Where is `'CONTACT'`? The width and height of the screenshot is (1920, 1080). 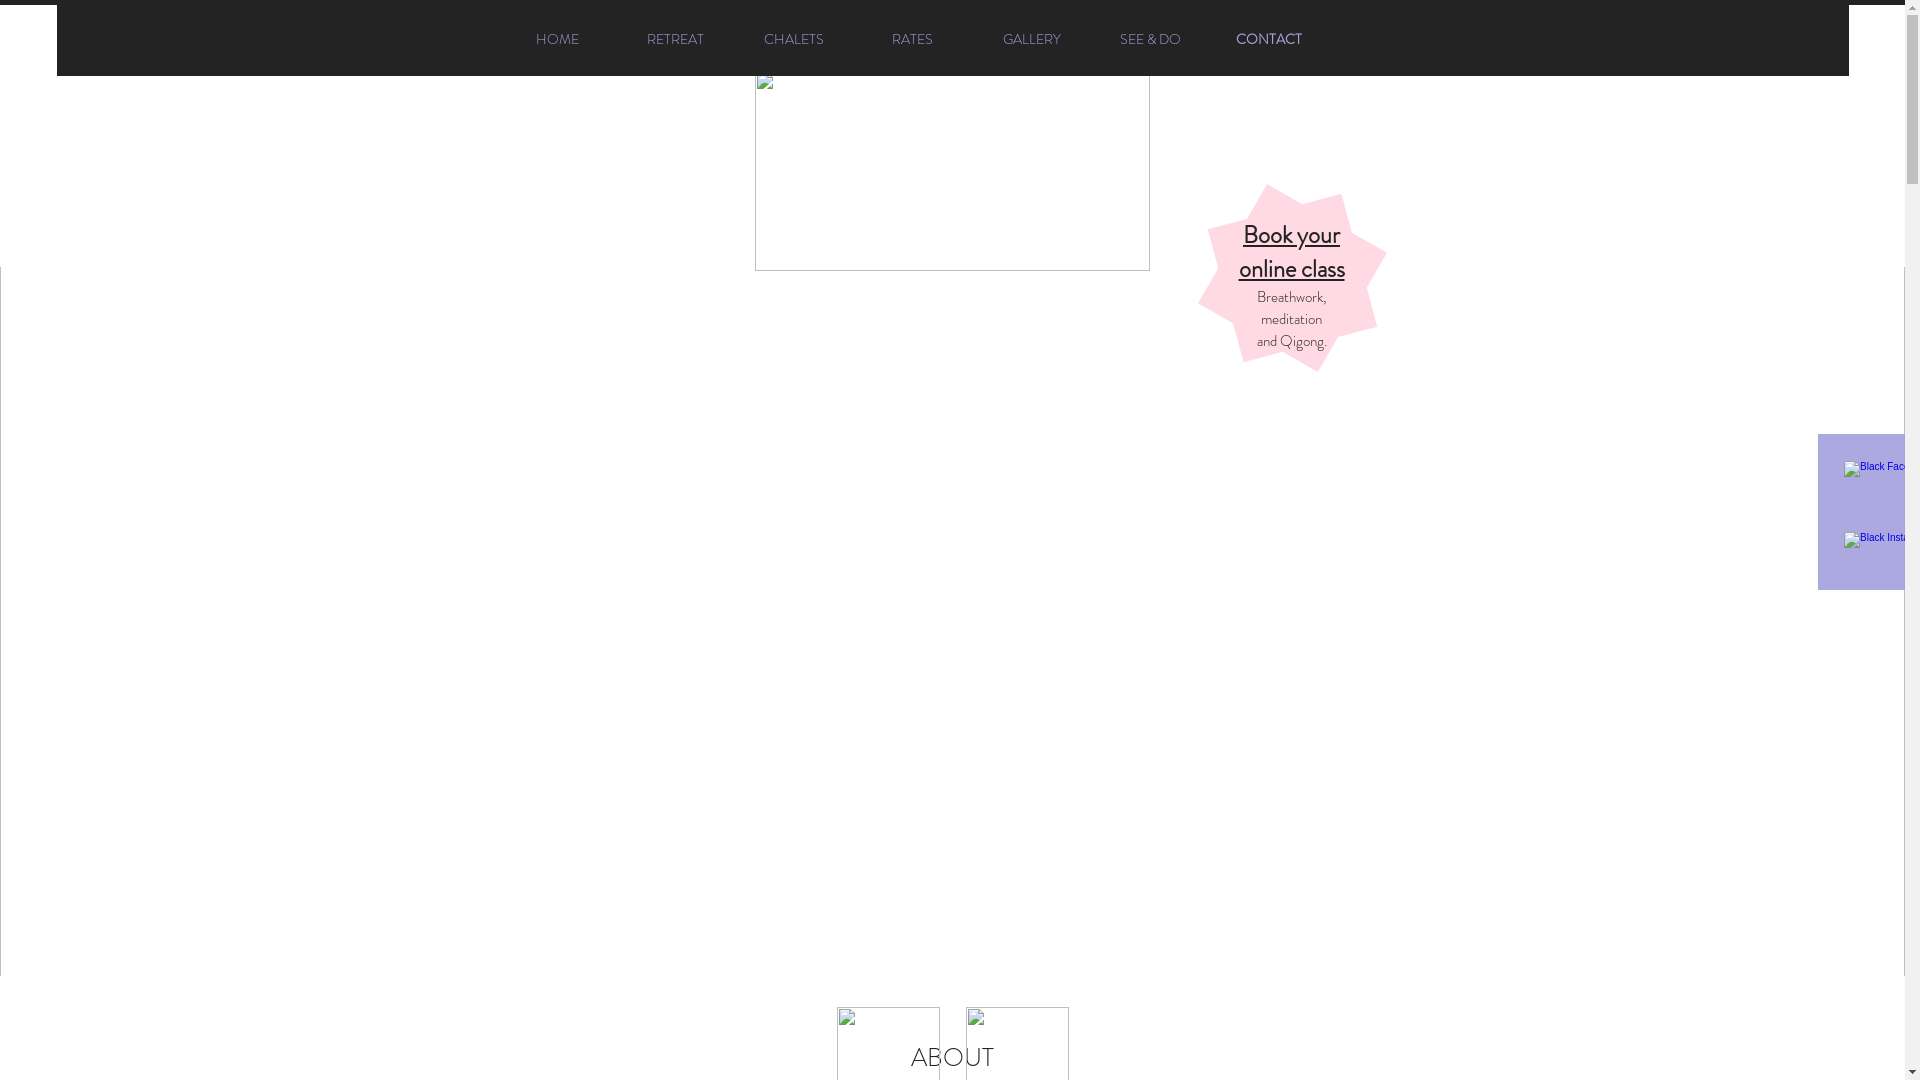 'CONTACT' is located at coordinates (1198, 39).